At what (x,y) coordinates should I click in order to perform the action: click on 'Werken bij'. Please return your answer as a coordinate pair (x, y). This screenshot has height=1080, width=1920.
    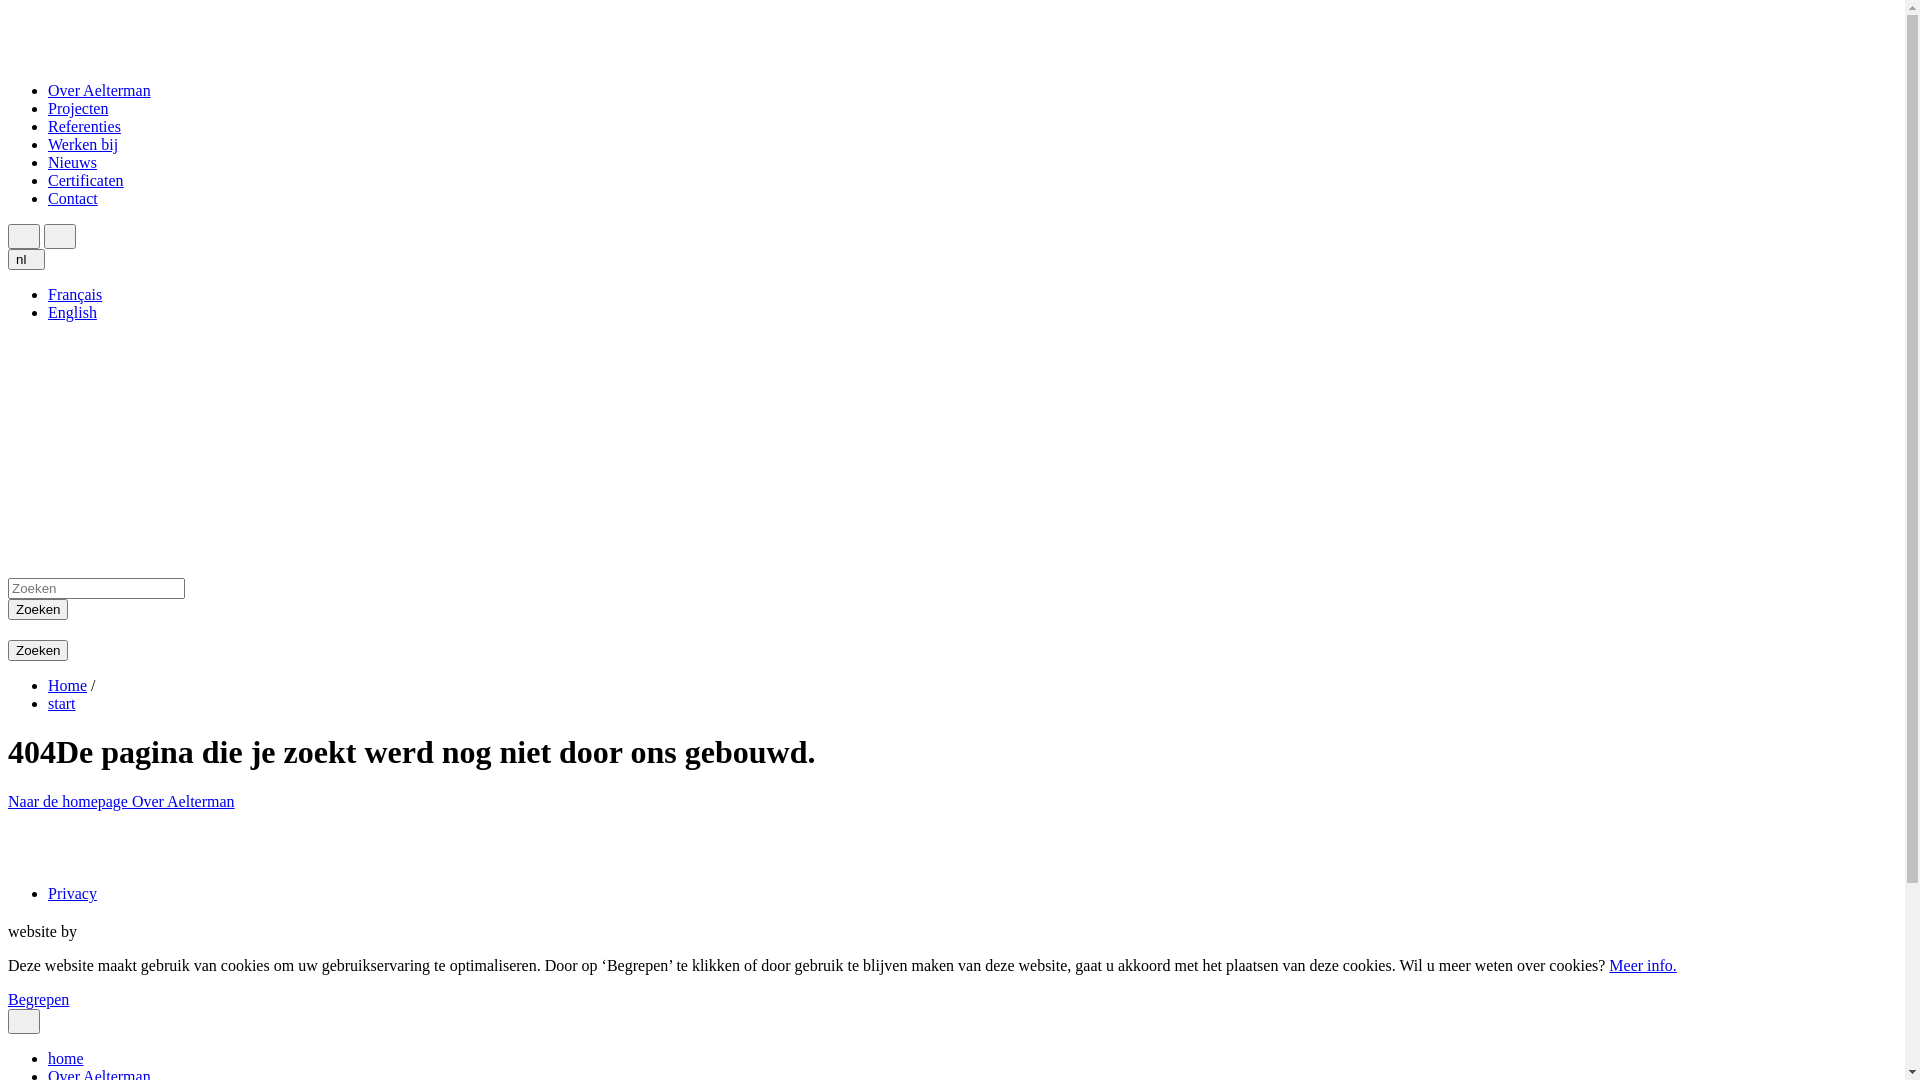
    Looking at the image, I should click on (48, 143).